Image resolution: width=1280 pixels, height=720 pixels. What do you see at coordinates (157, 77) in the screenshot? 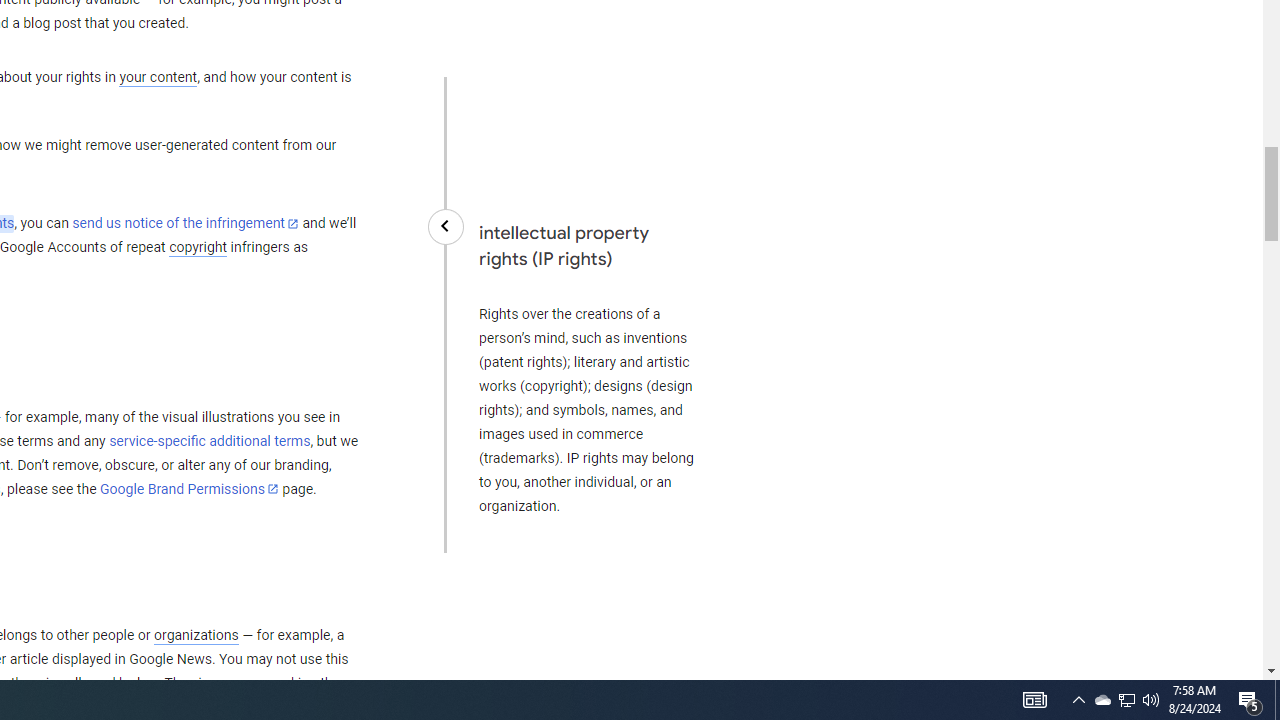
I see `'your content'` at bounding box center [157, 77].